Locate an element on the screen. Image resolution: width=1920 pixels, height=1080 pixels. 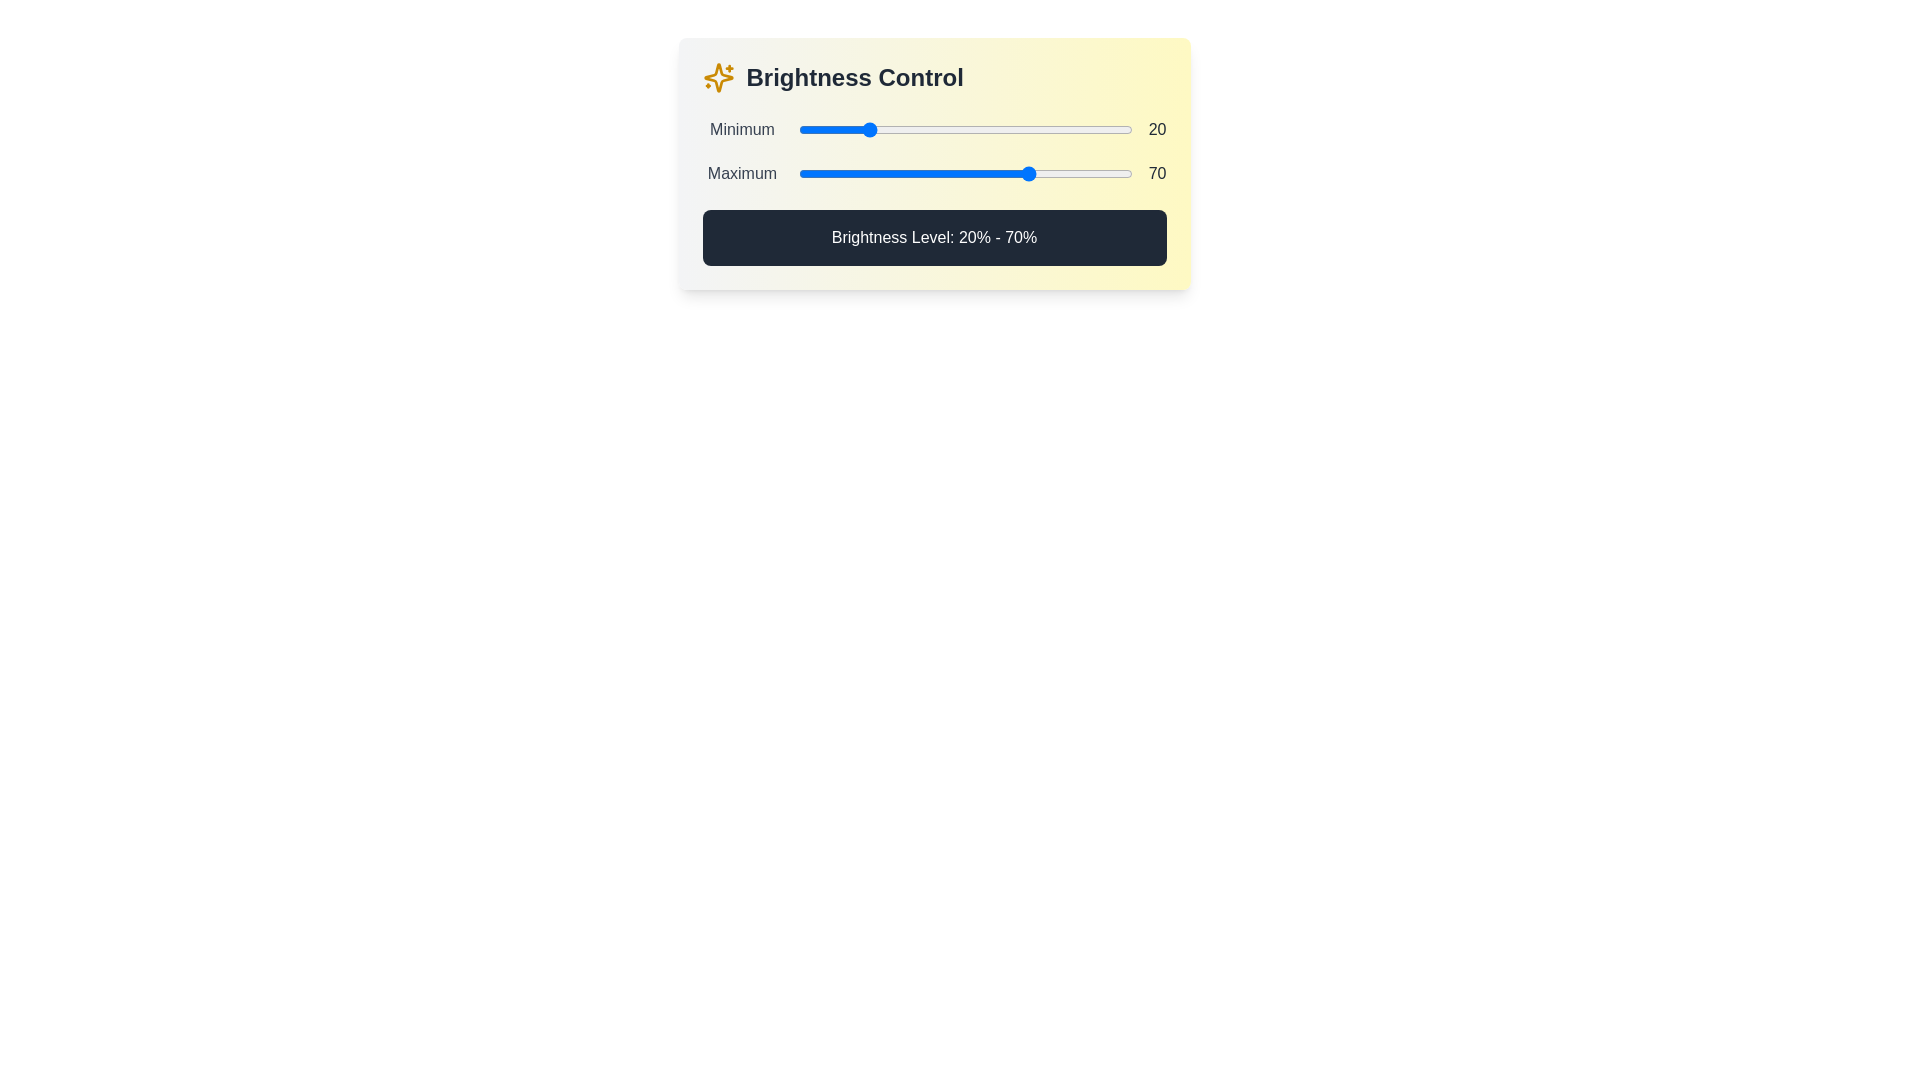
the minimum brightness level to 61% by interacting with the first slider is located at coordinates (1002, 130).